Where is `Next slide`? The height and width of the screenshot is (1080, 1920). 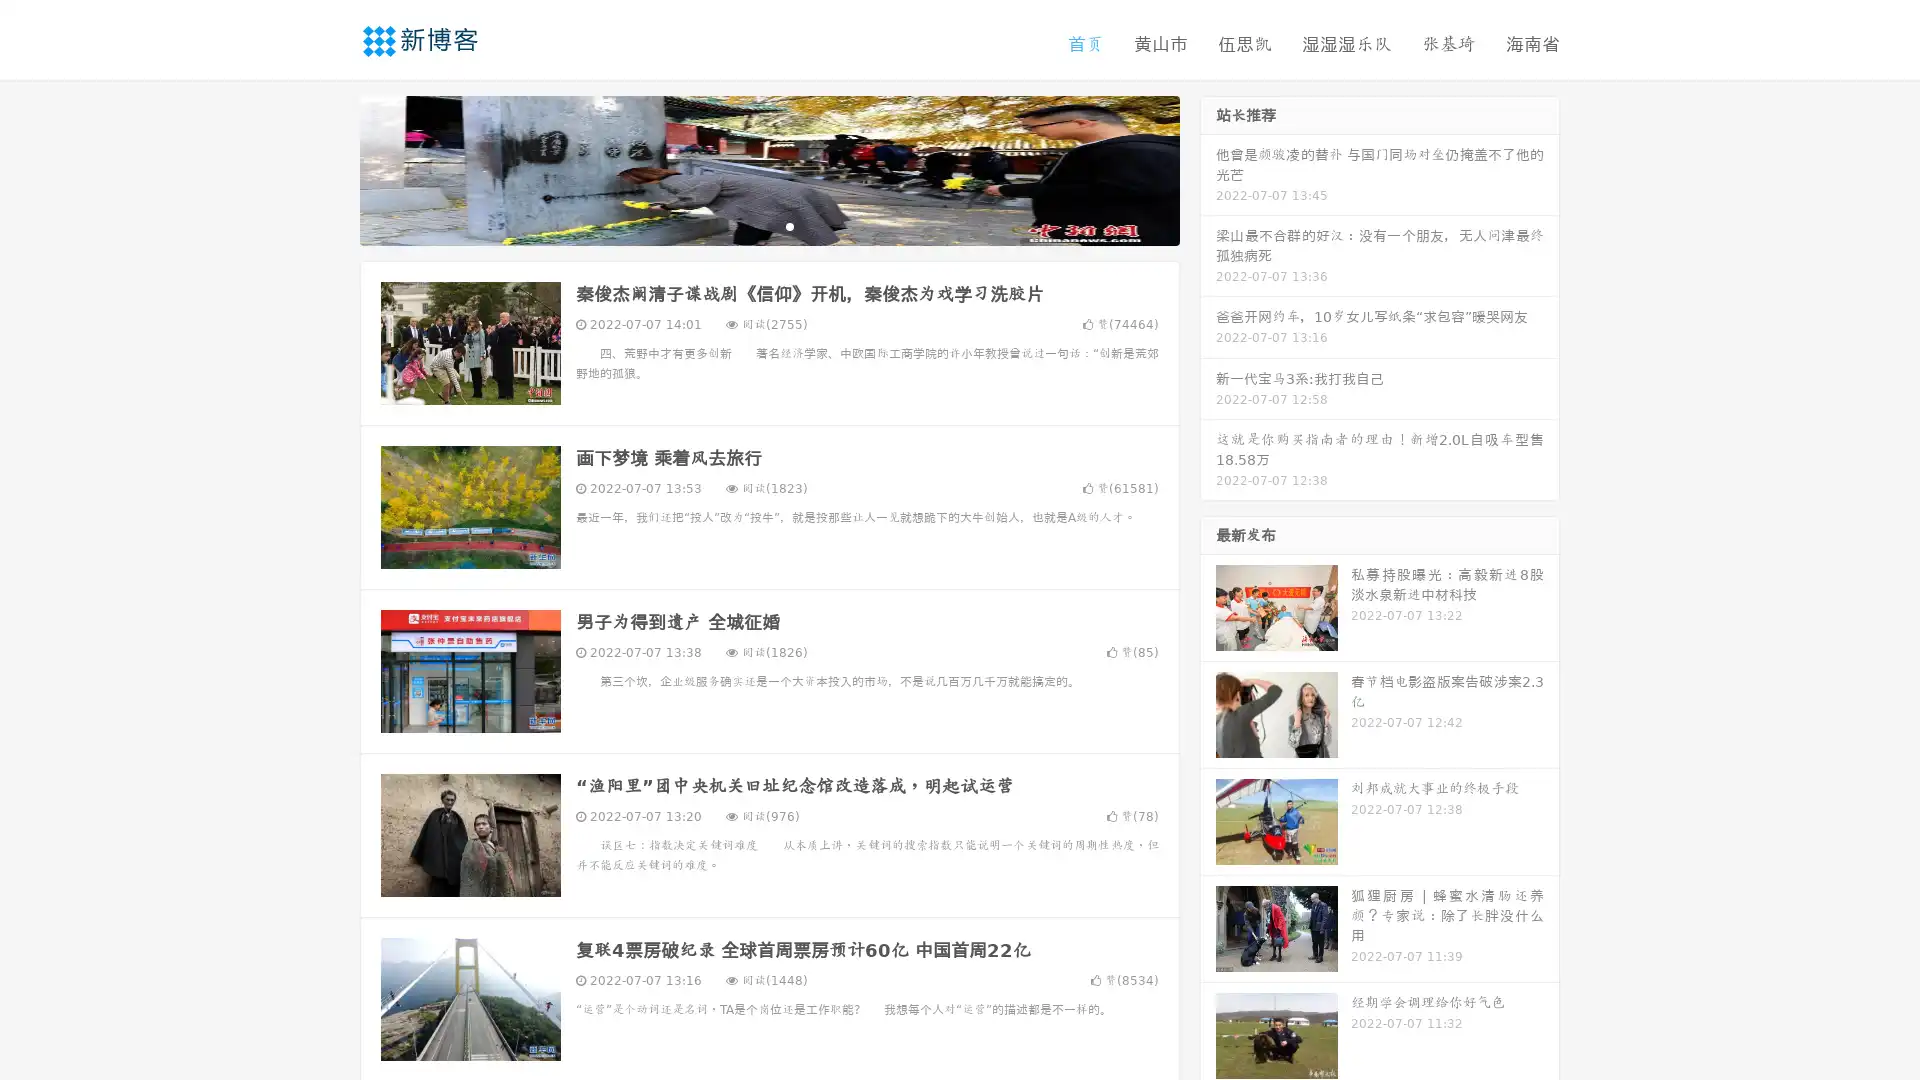
Next slide is located at coordinates (1208, 168).